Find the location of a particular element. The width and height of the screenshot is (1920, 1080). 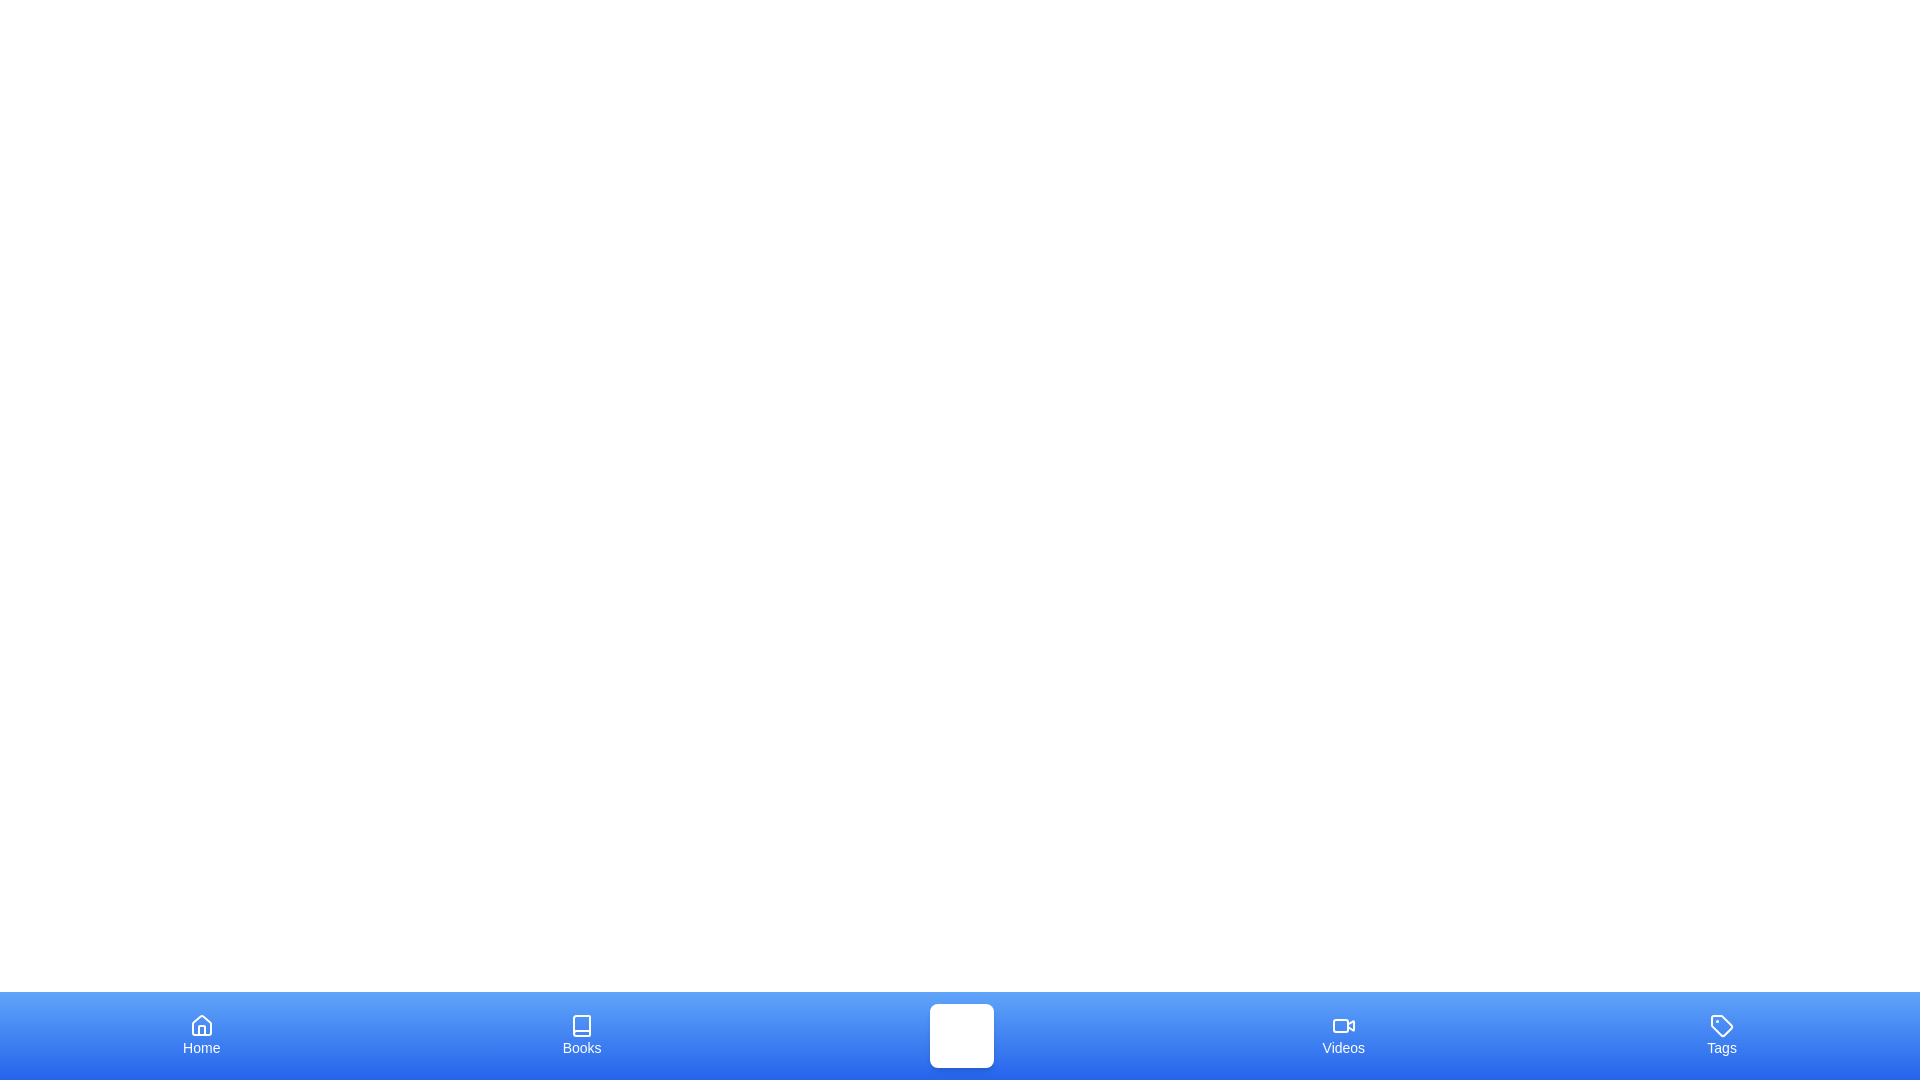

the tab labeled Tags is located at coordinates (1721, 1035).